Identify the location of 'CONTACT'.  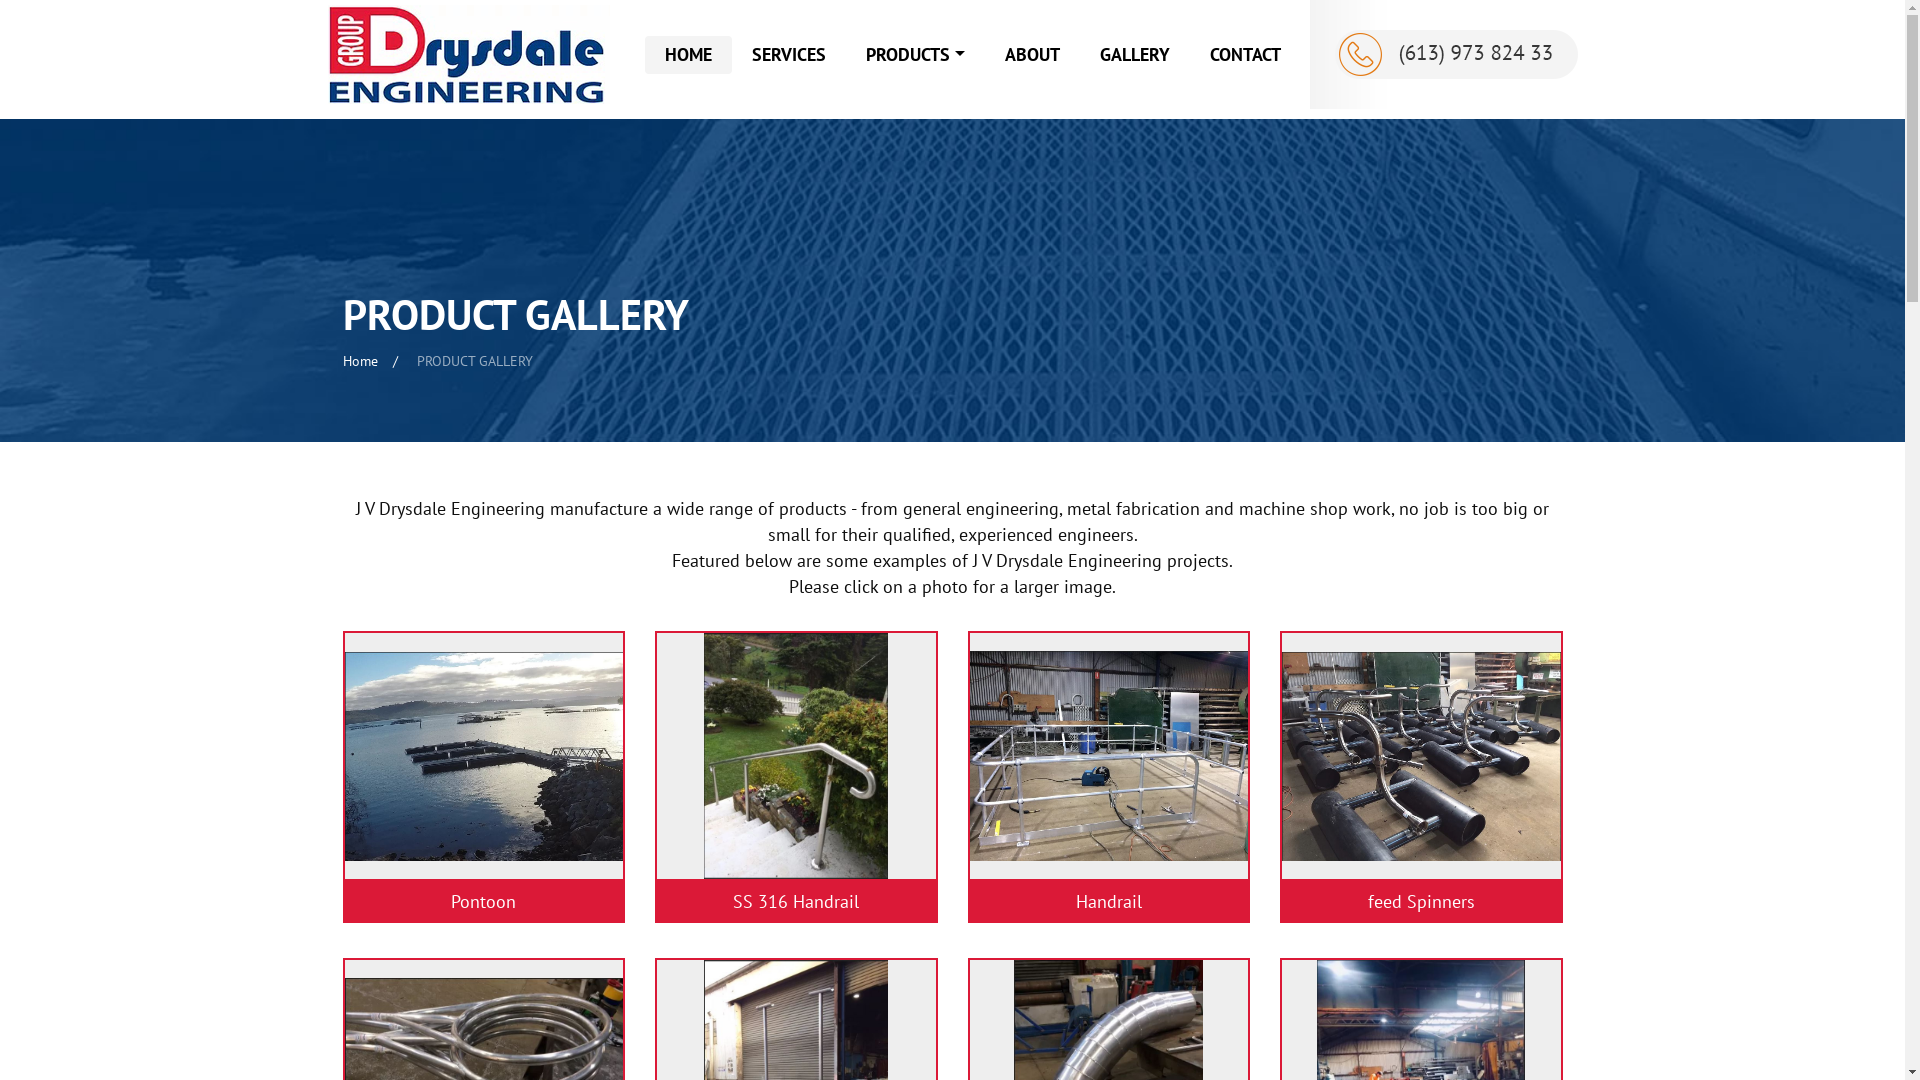
(1244, 53).